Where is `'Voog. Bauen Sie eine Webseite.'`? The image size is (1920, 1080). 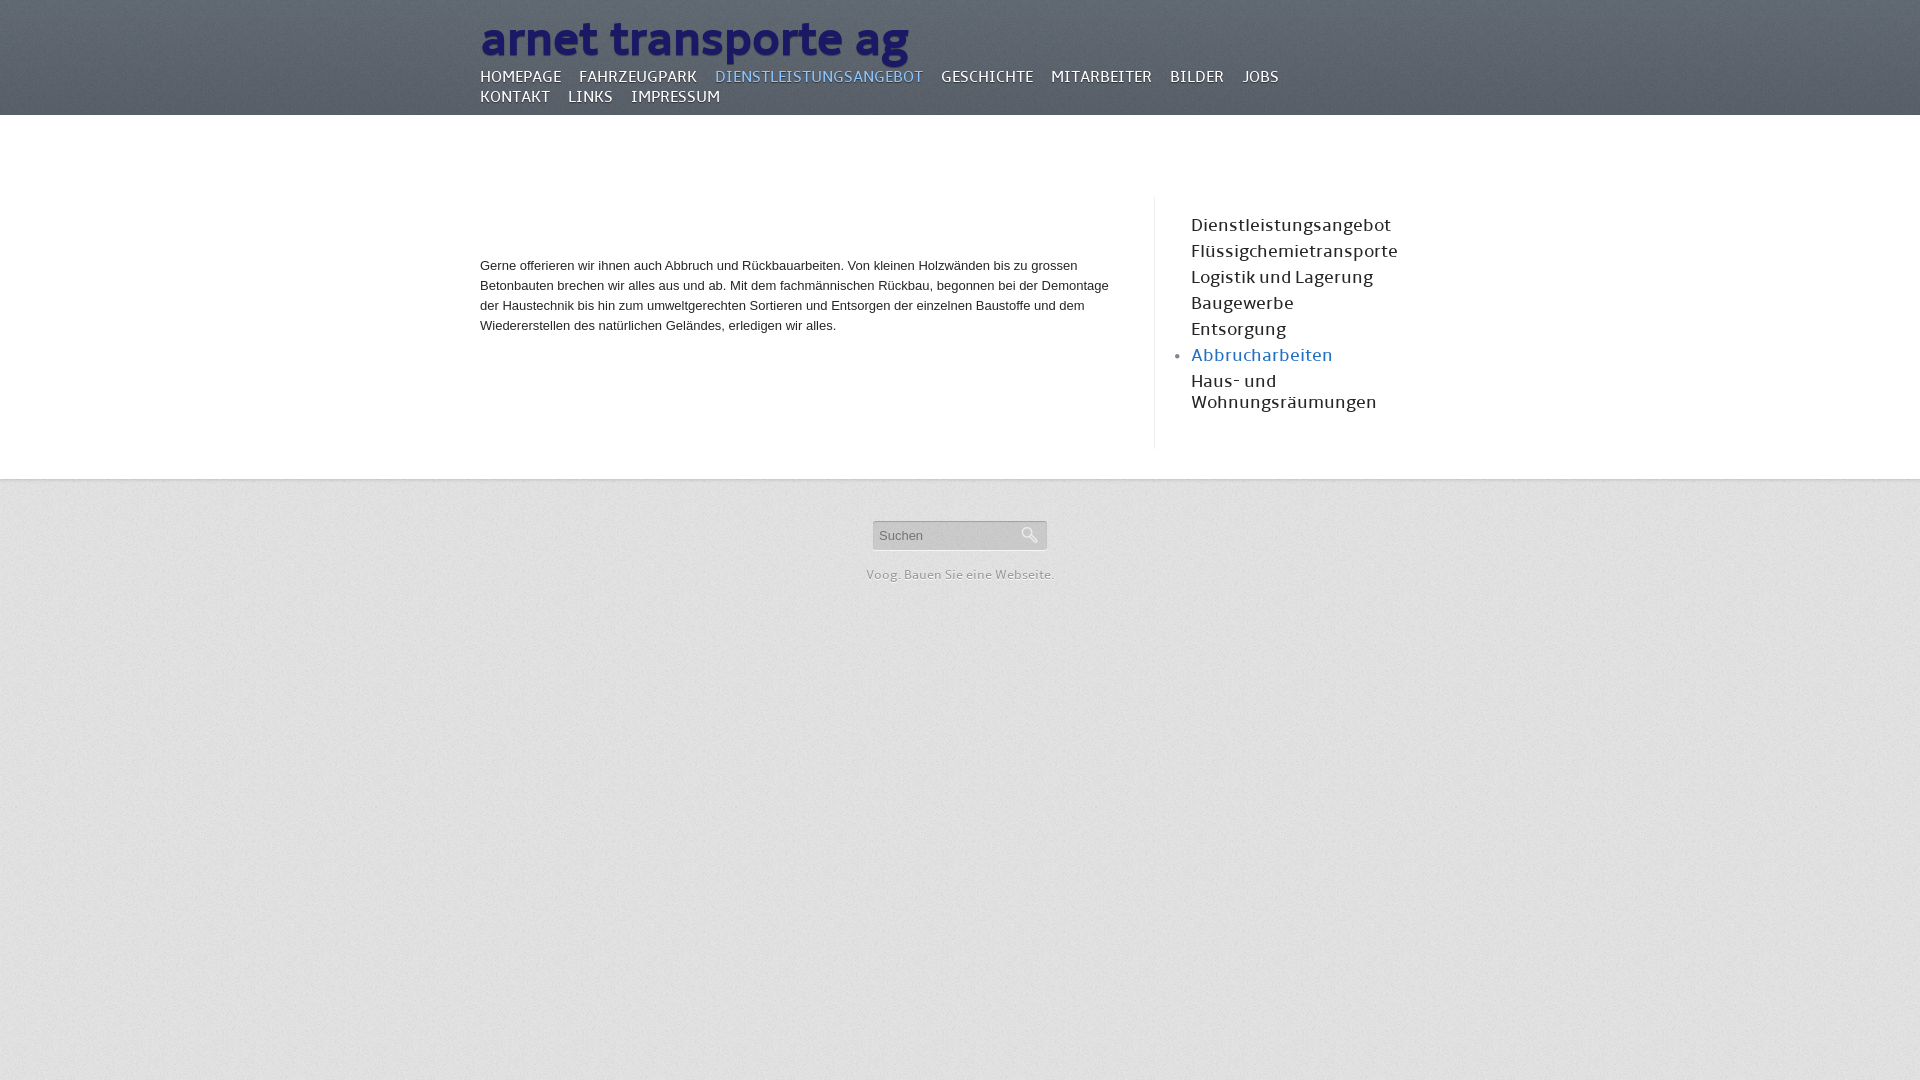 'Voog. Bauen Sie eine Webseite.' is located at coordinates (960, 574).